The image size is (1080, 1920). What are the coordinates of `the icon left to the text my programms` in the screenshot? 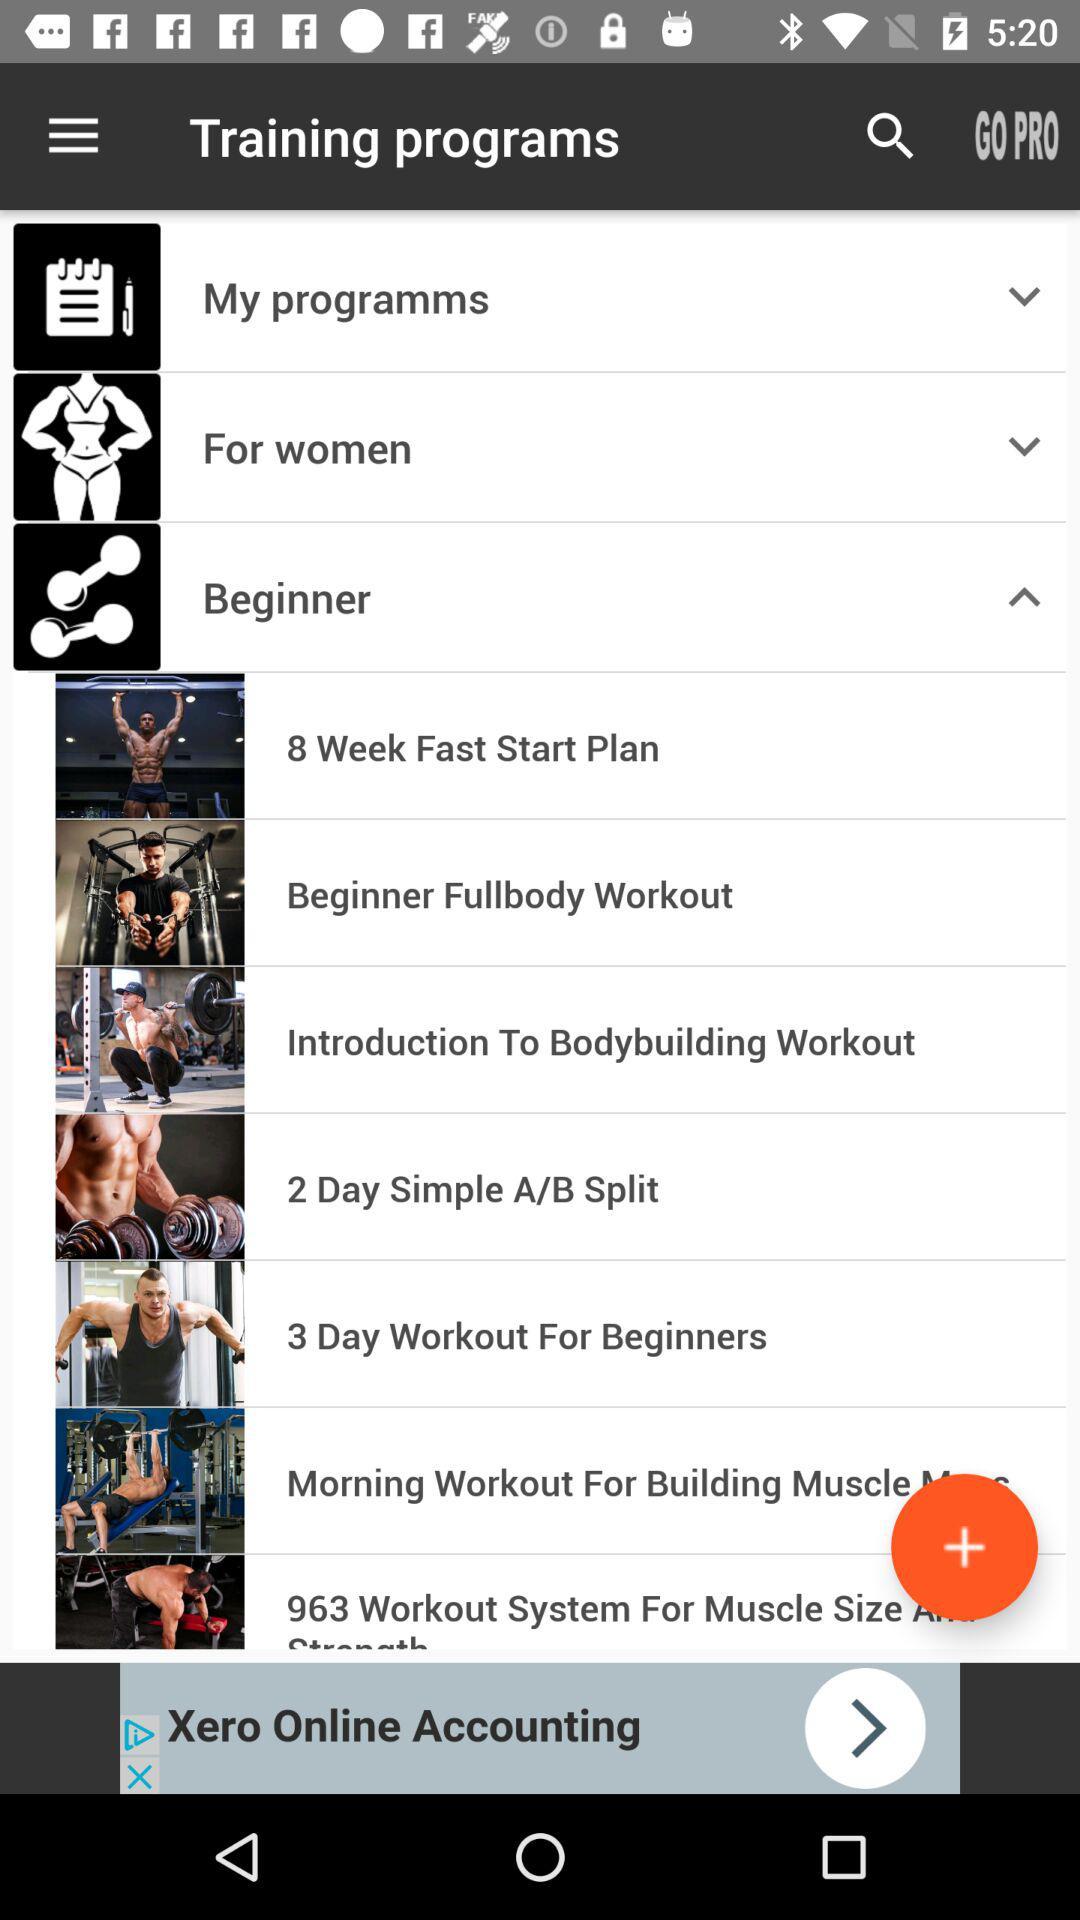 It's located at (86, 296).